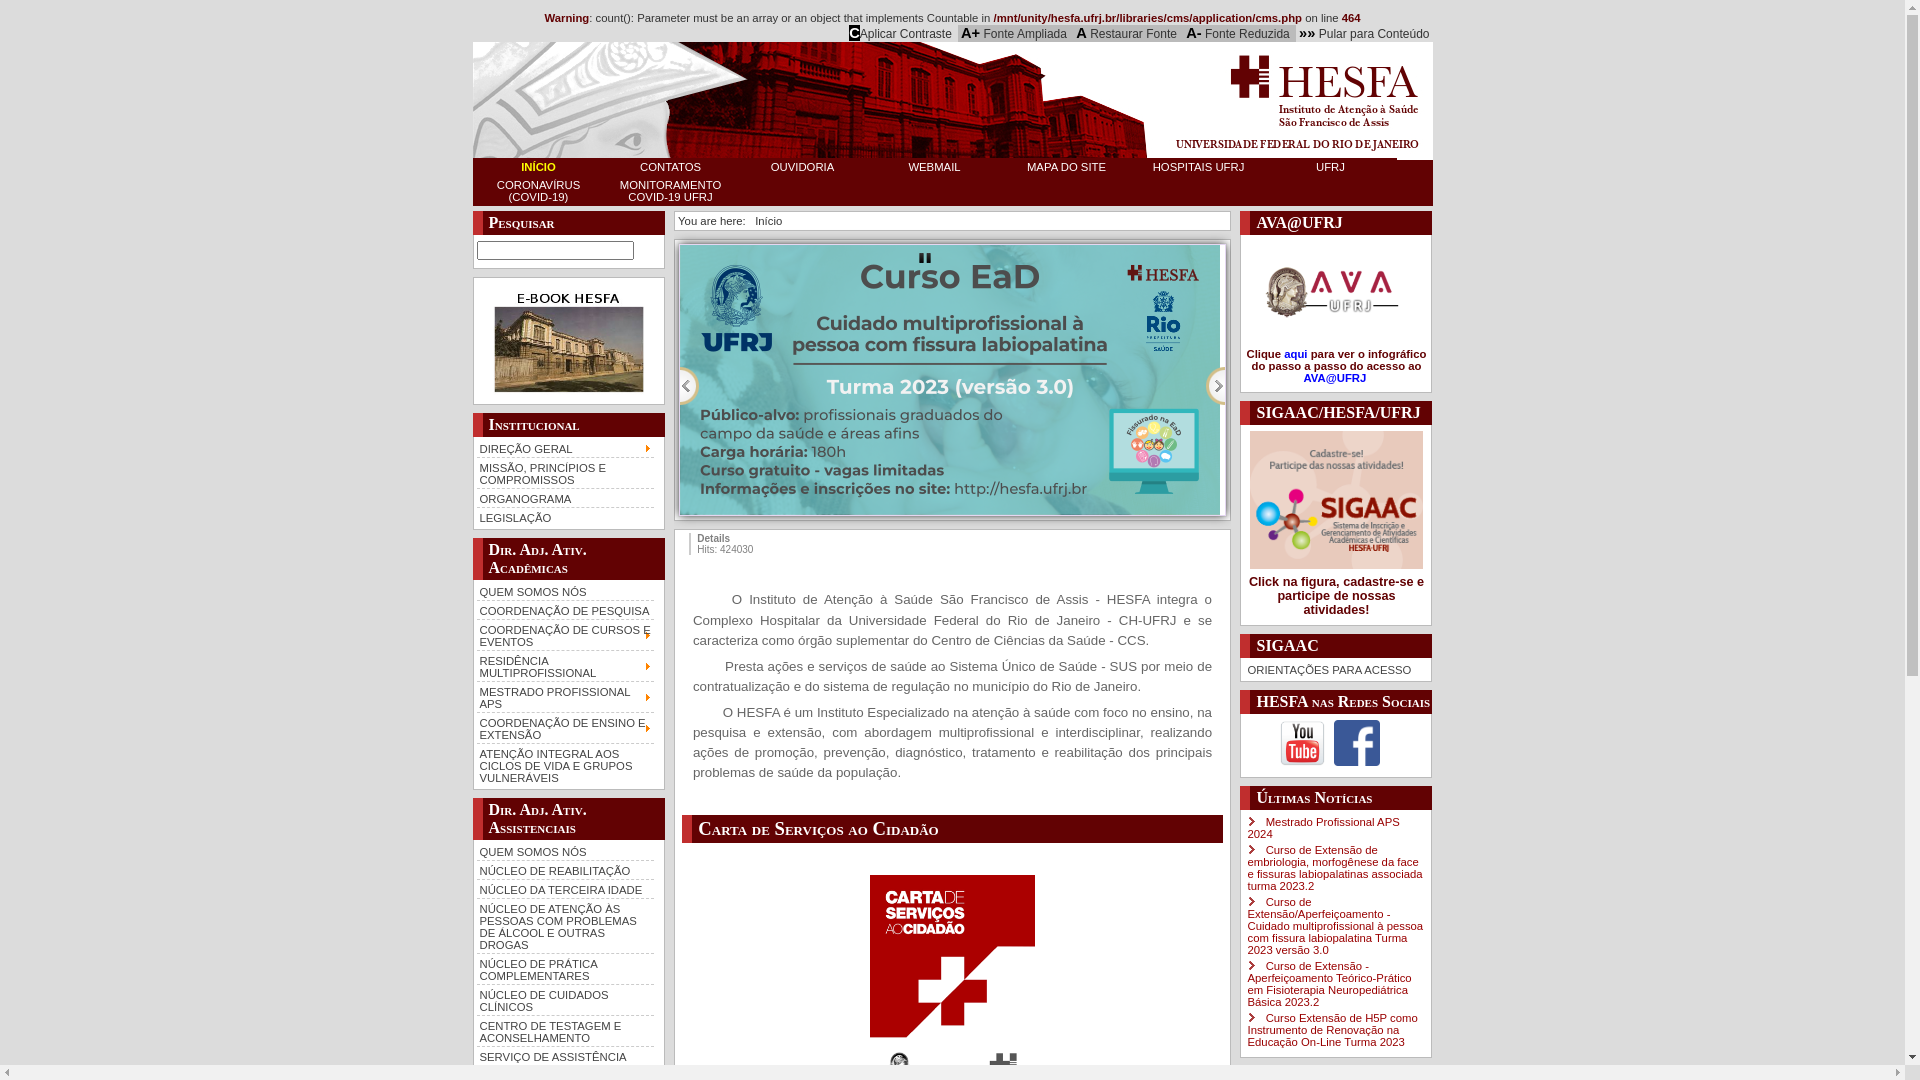  I want to click on 'Next', so click(1204, 385).